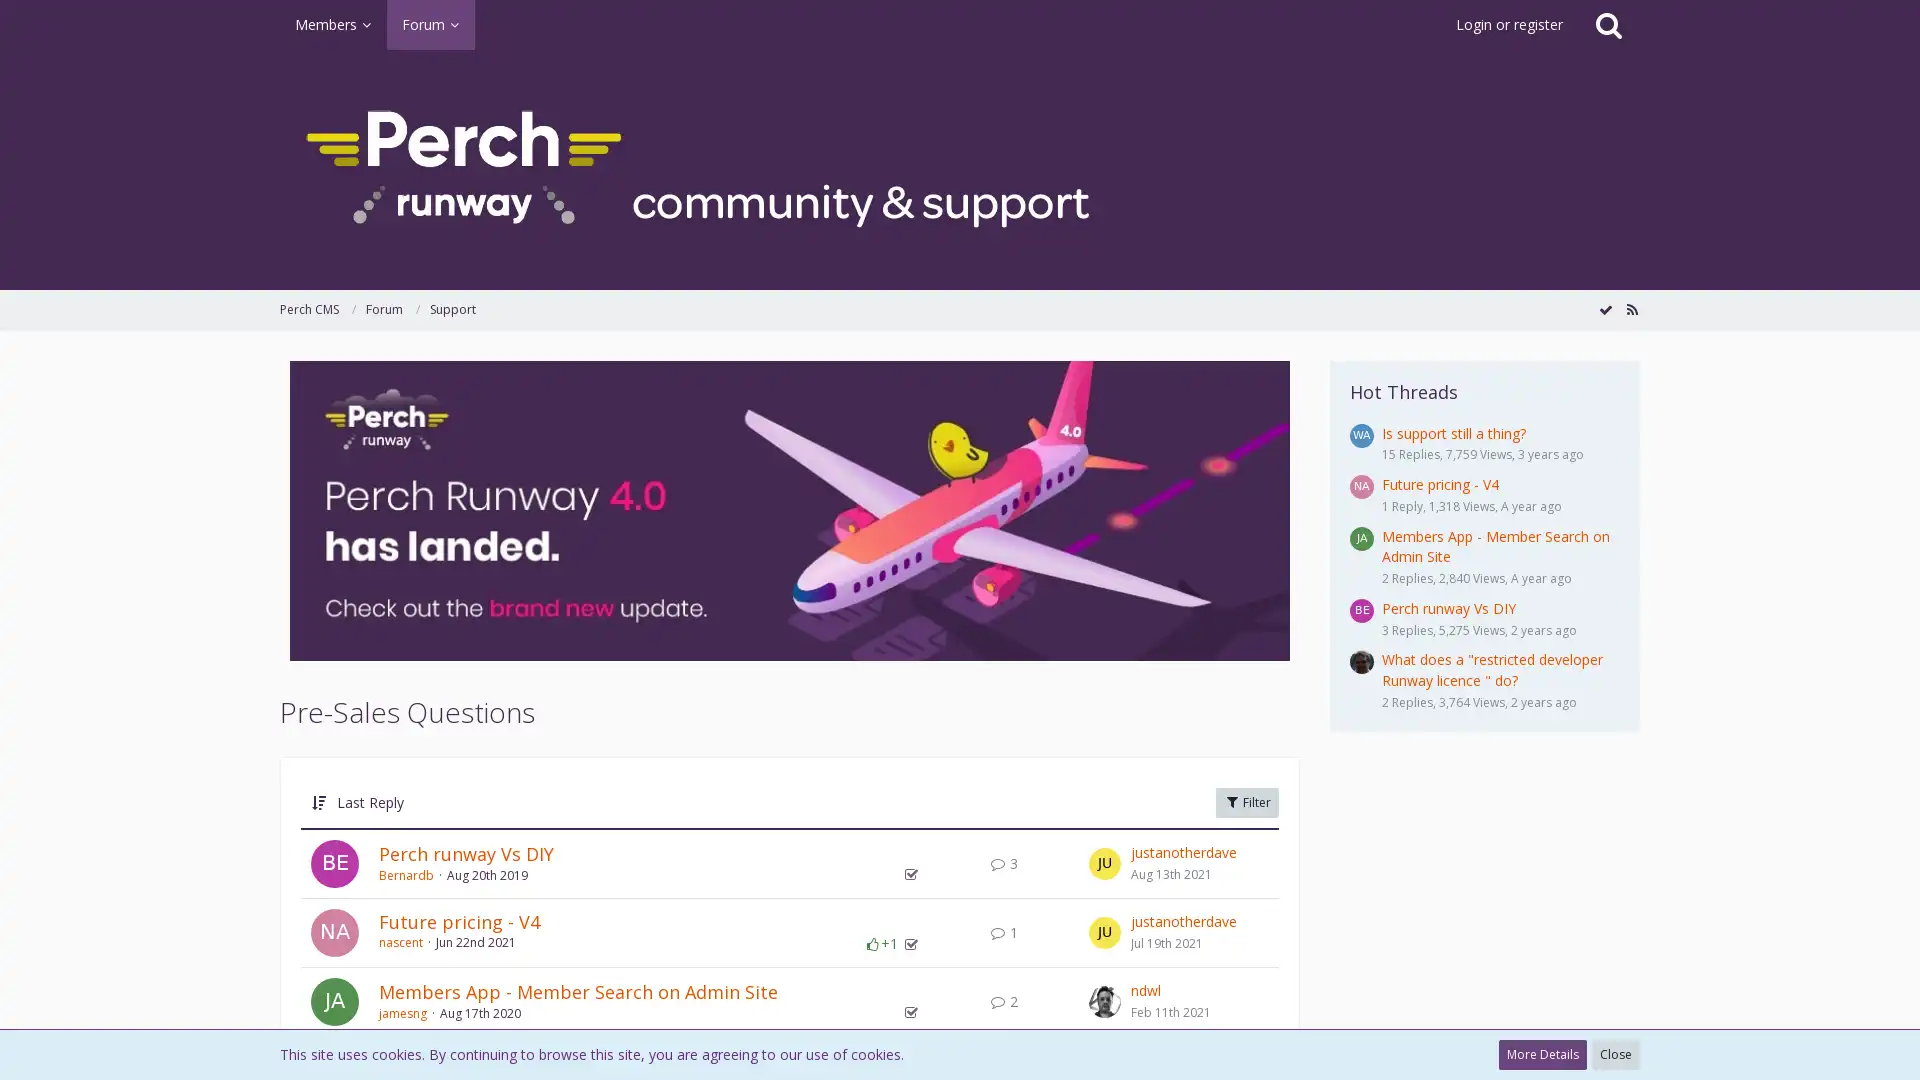 This screenshot has width=1920, height=1080. Describe the element at coordinates (1246, 801) in the screenshot. I see `Filter` at that location.